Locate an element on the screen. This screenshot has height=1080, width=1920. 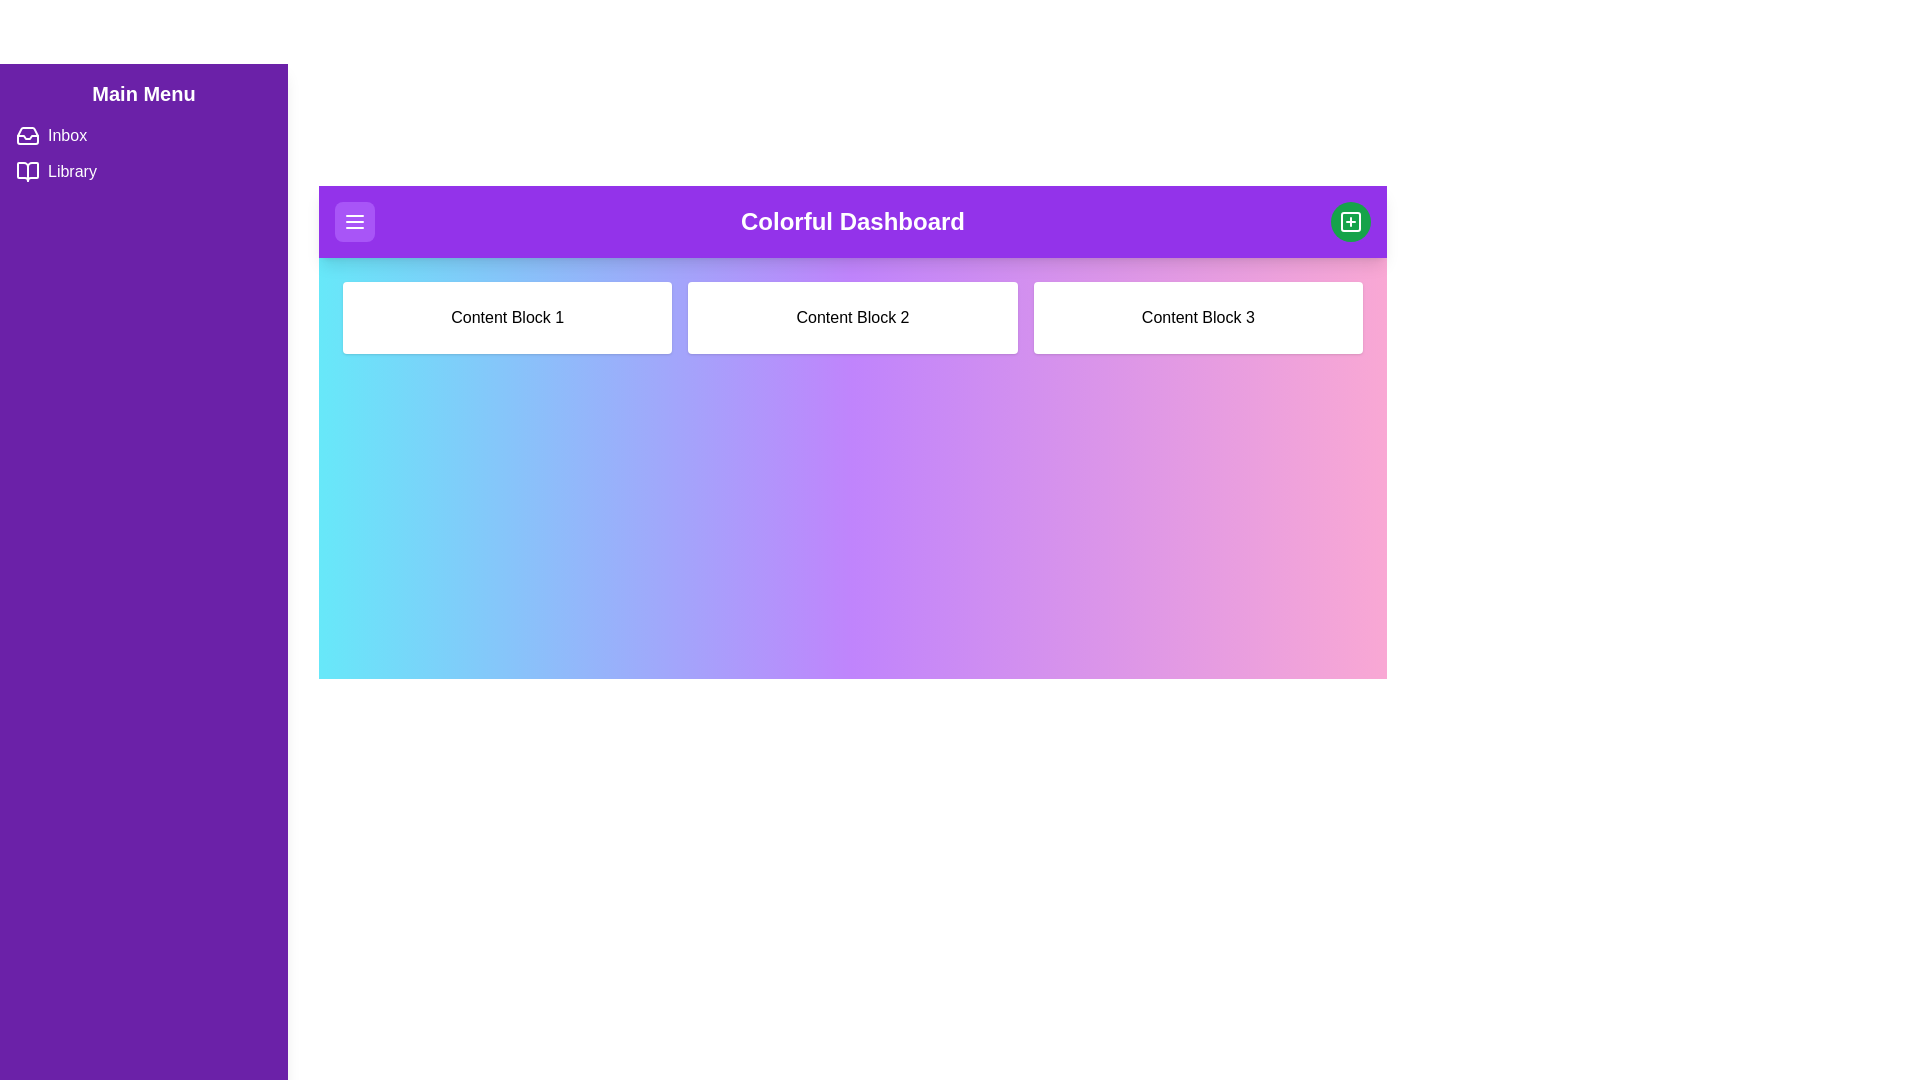
the menu button to toggle the menu visibility is located at coordinates (355, 222).